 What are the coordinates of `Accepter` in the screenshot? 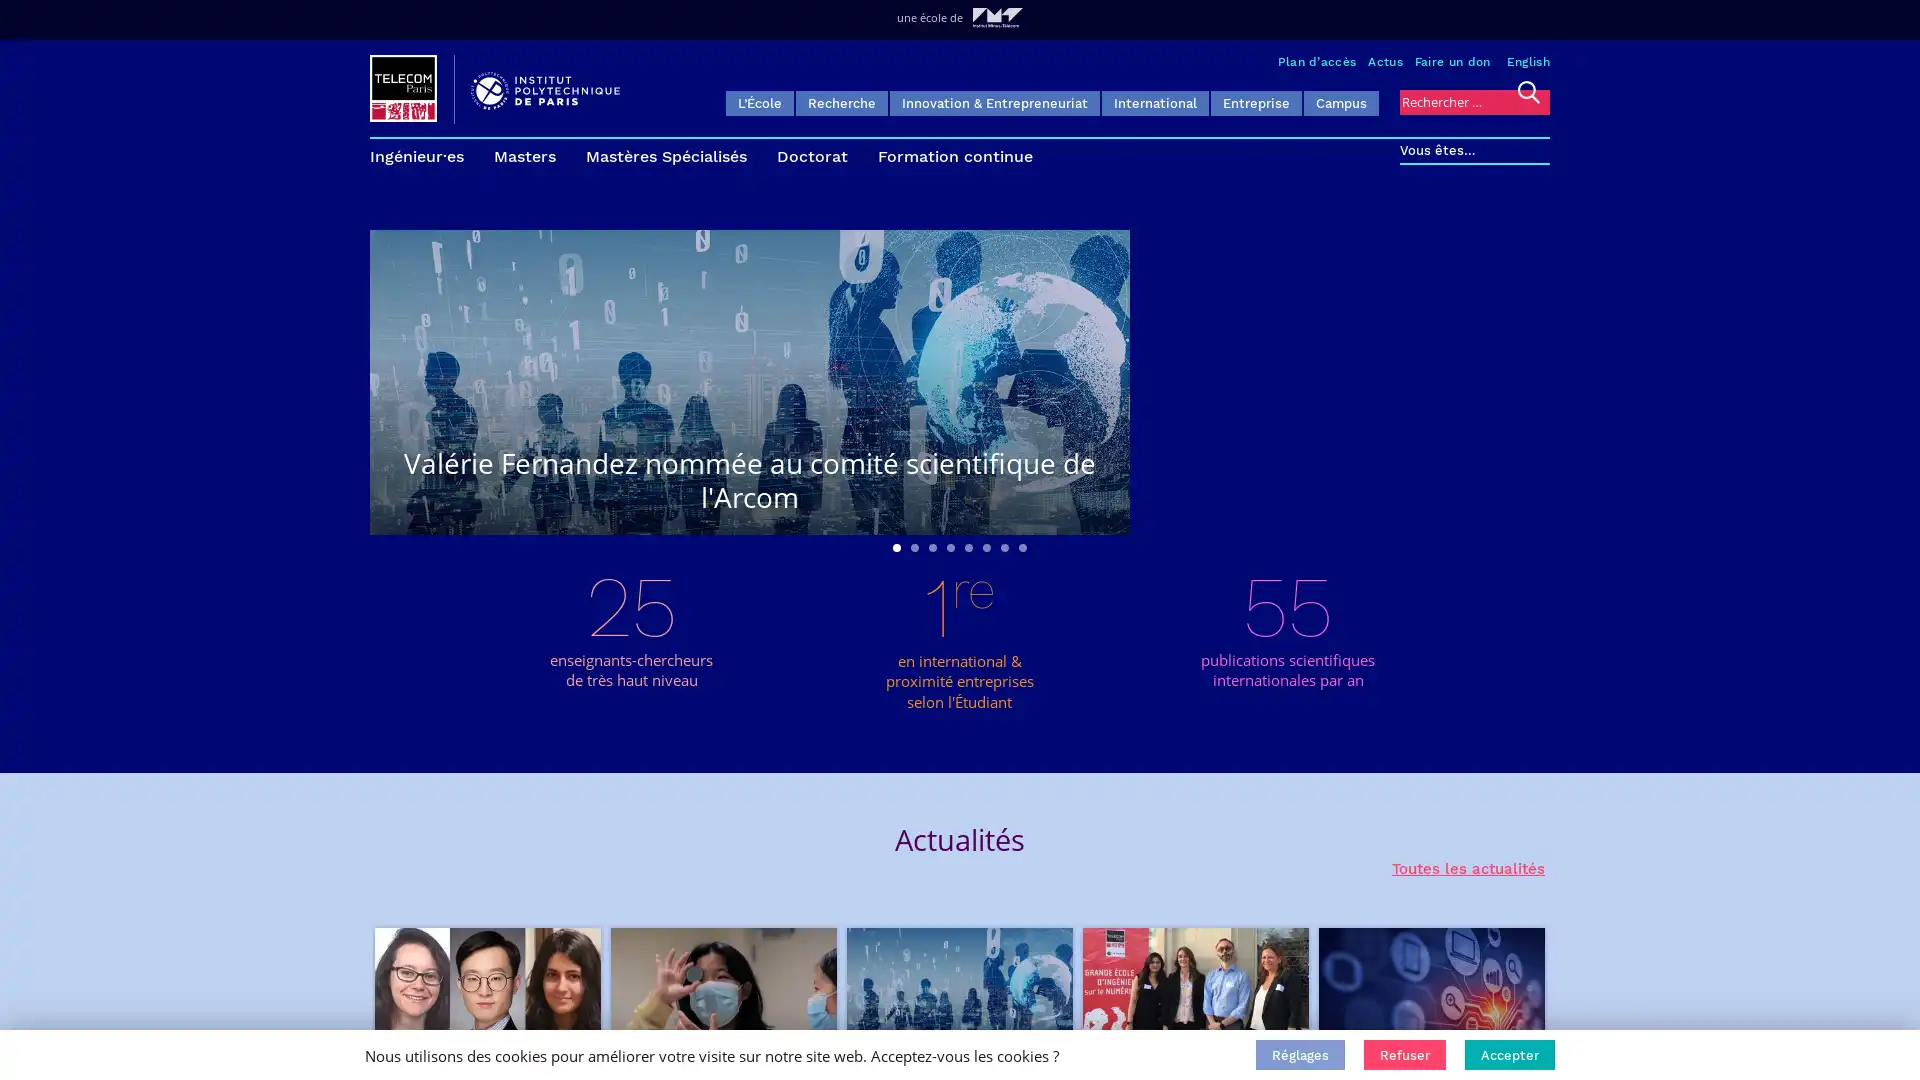 It's located at (1510, 1053).